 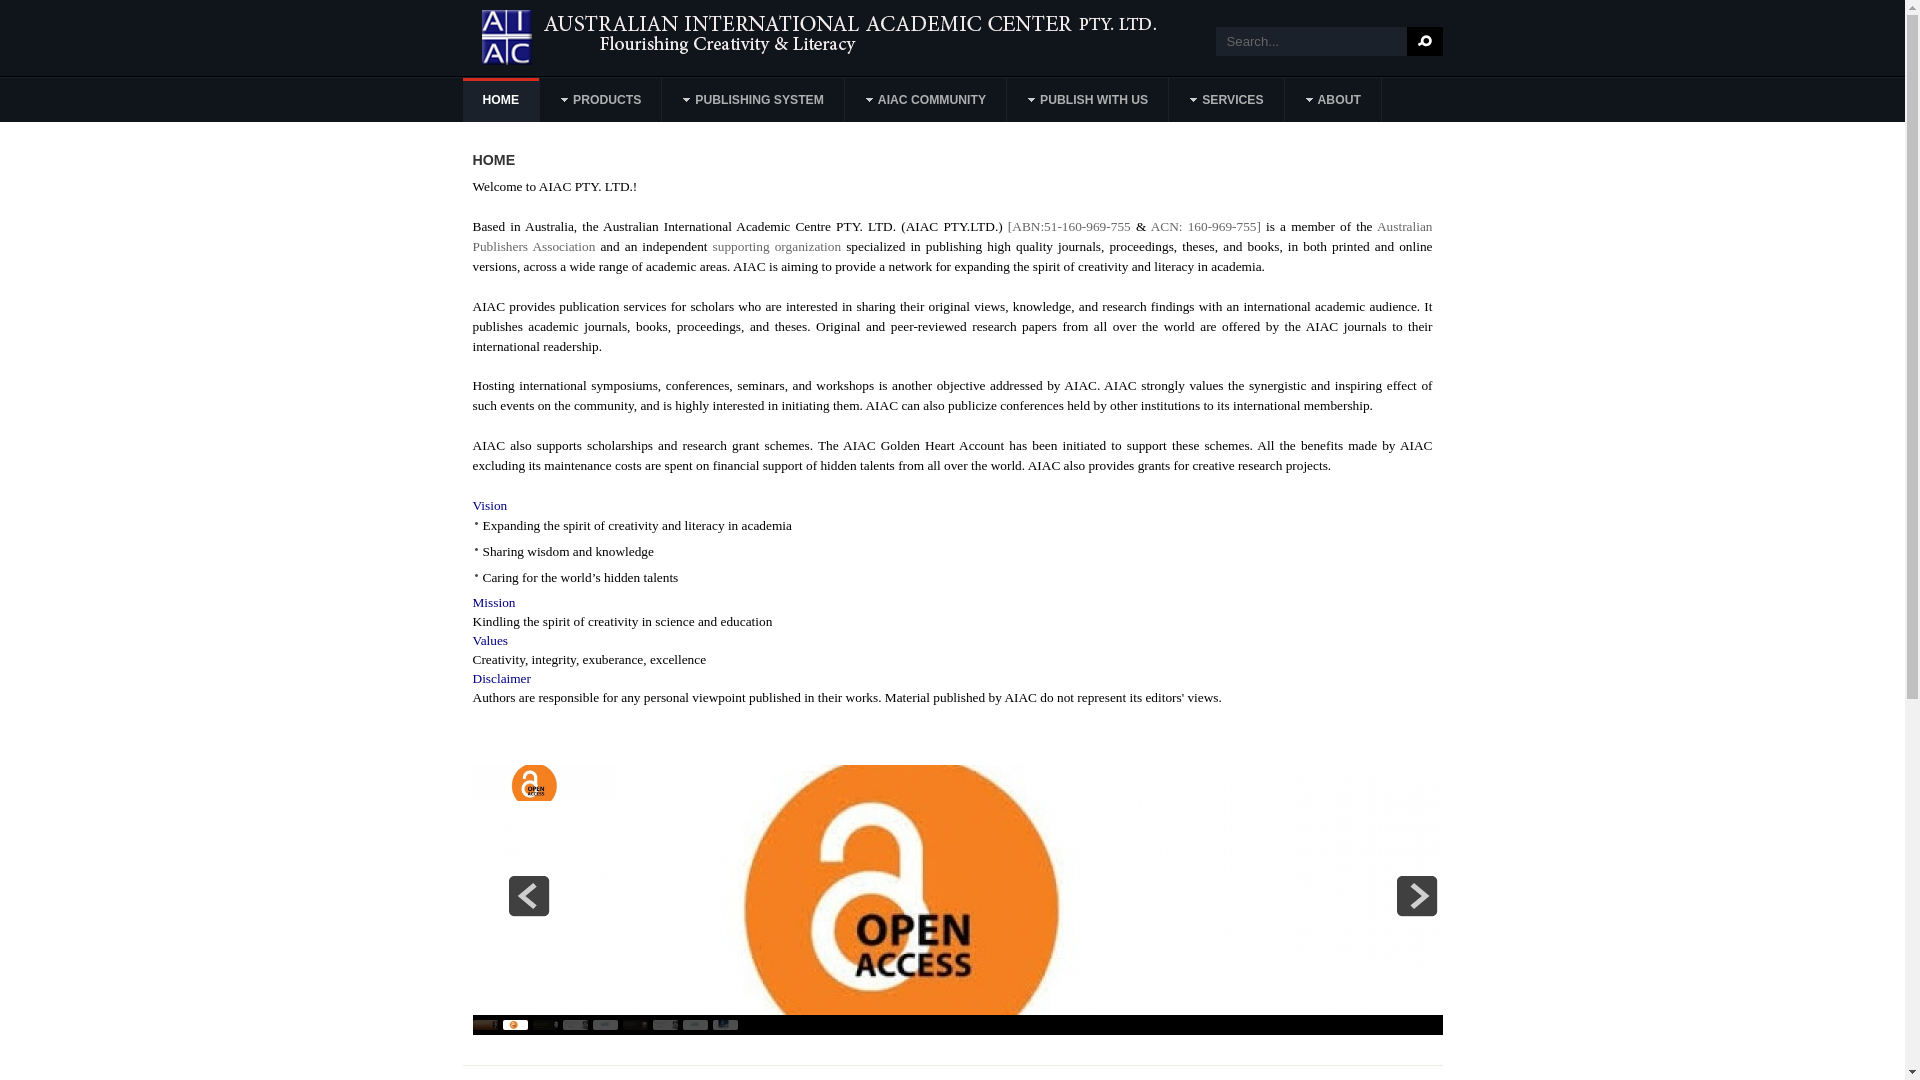 I want to click on 'AIAC COMMUNITY', so click(x=925, y=100).